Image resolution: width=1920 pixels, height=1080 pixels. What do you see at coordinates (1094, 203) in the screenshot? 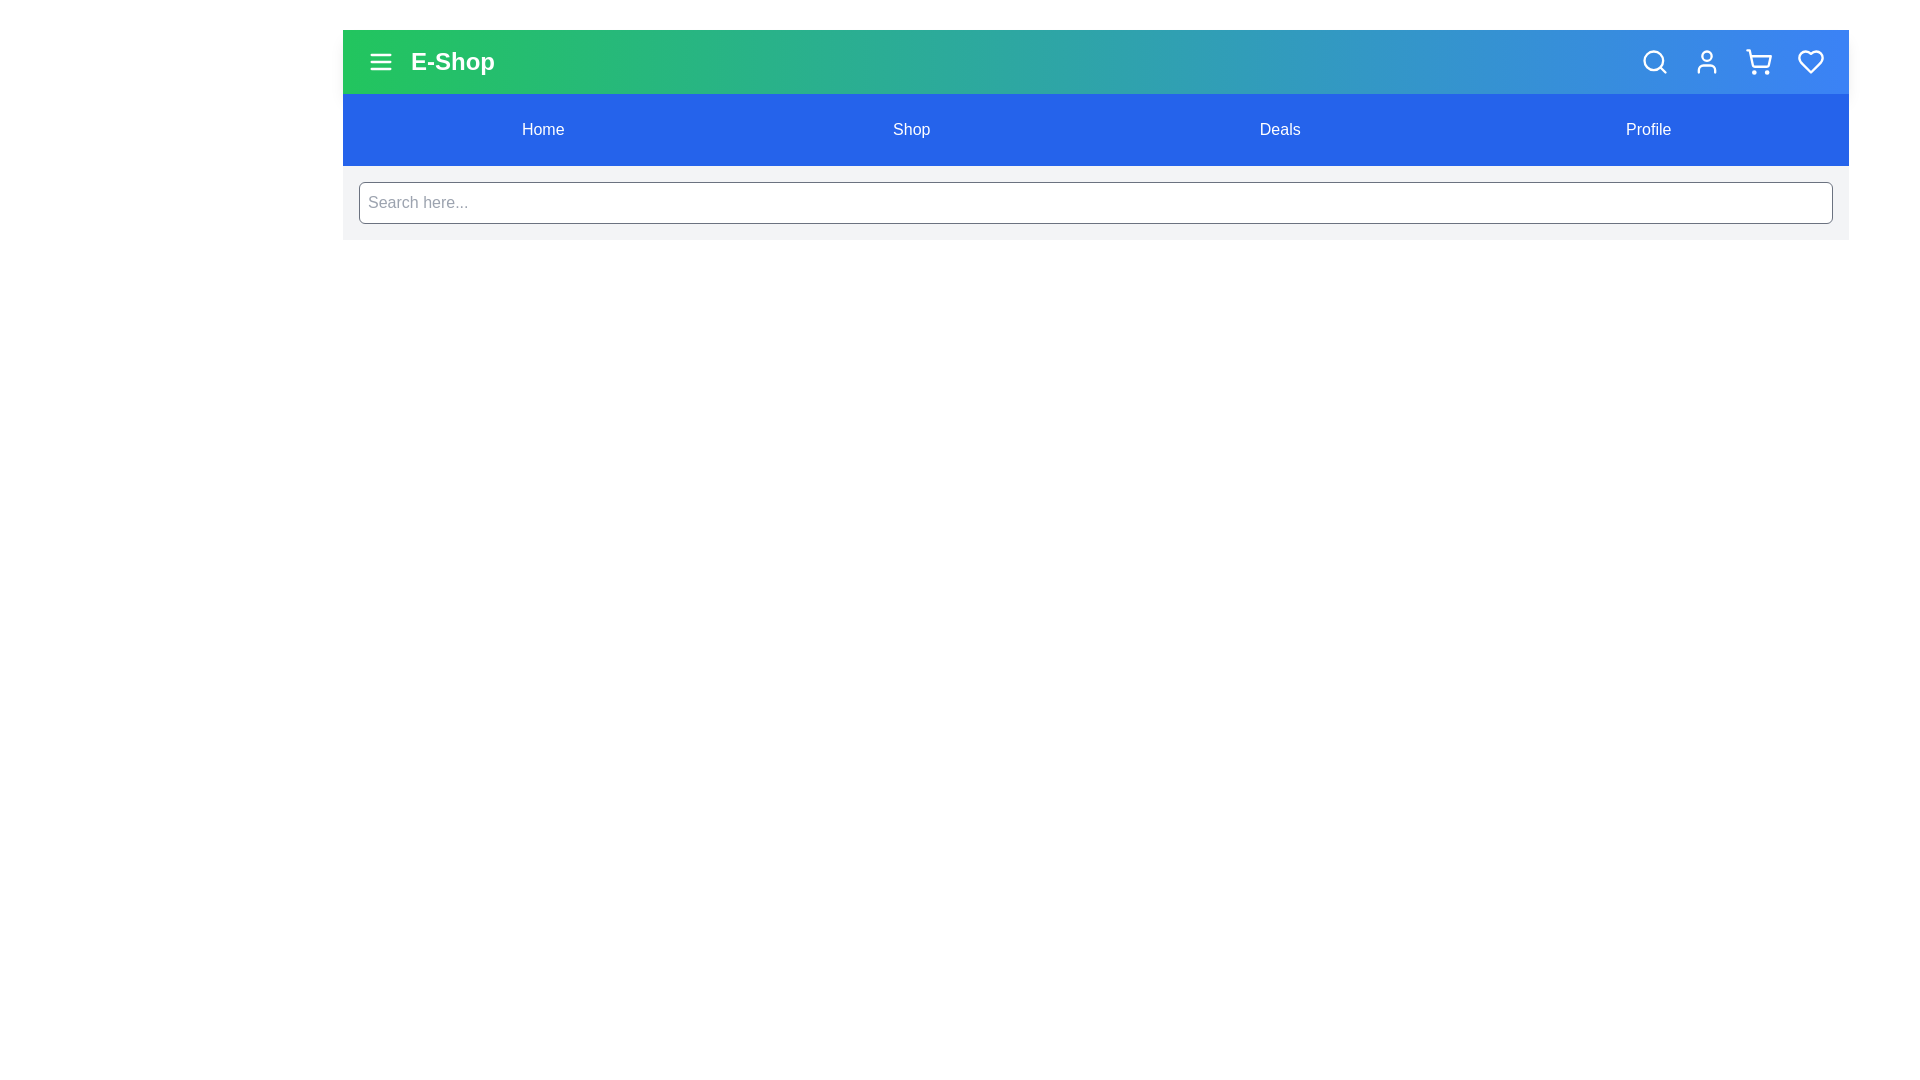
I see `the search input field and type 'query'` at bounding box center [1094, 203].